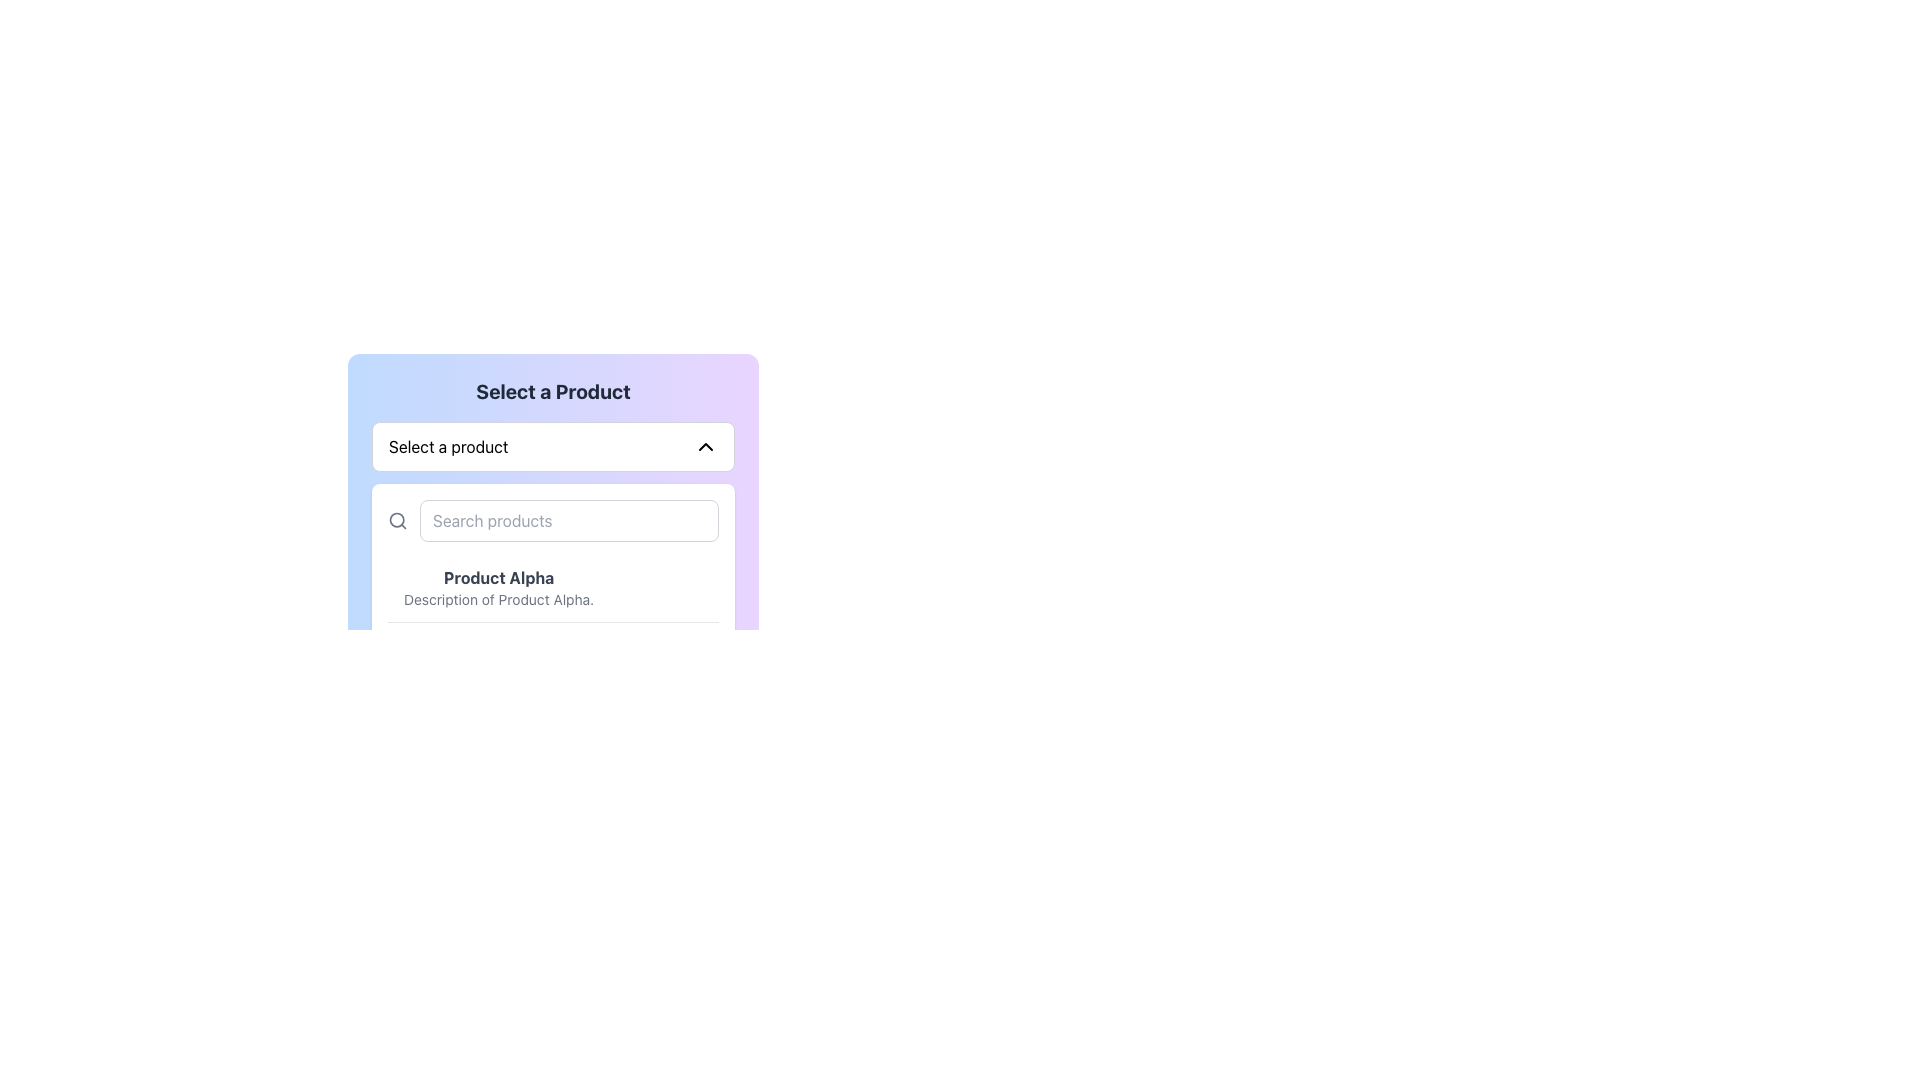  Describe the element at coordinates (398, 519) in the screenshot. I see `the search icon located to the left of the search input area, which serves as a trigger for the search functionality` at that location.